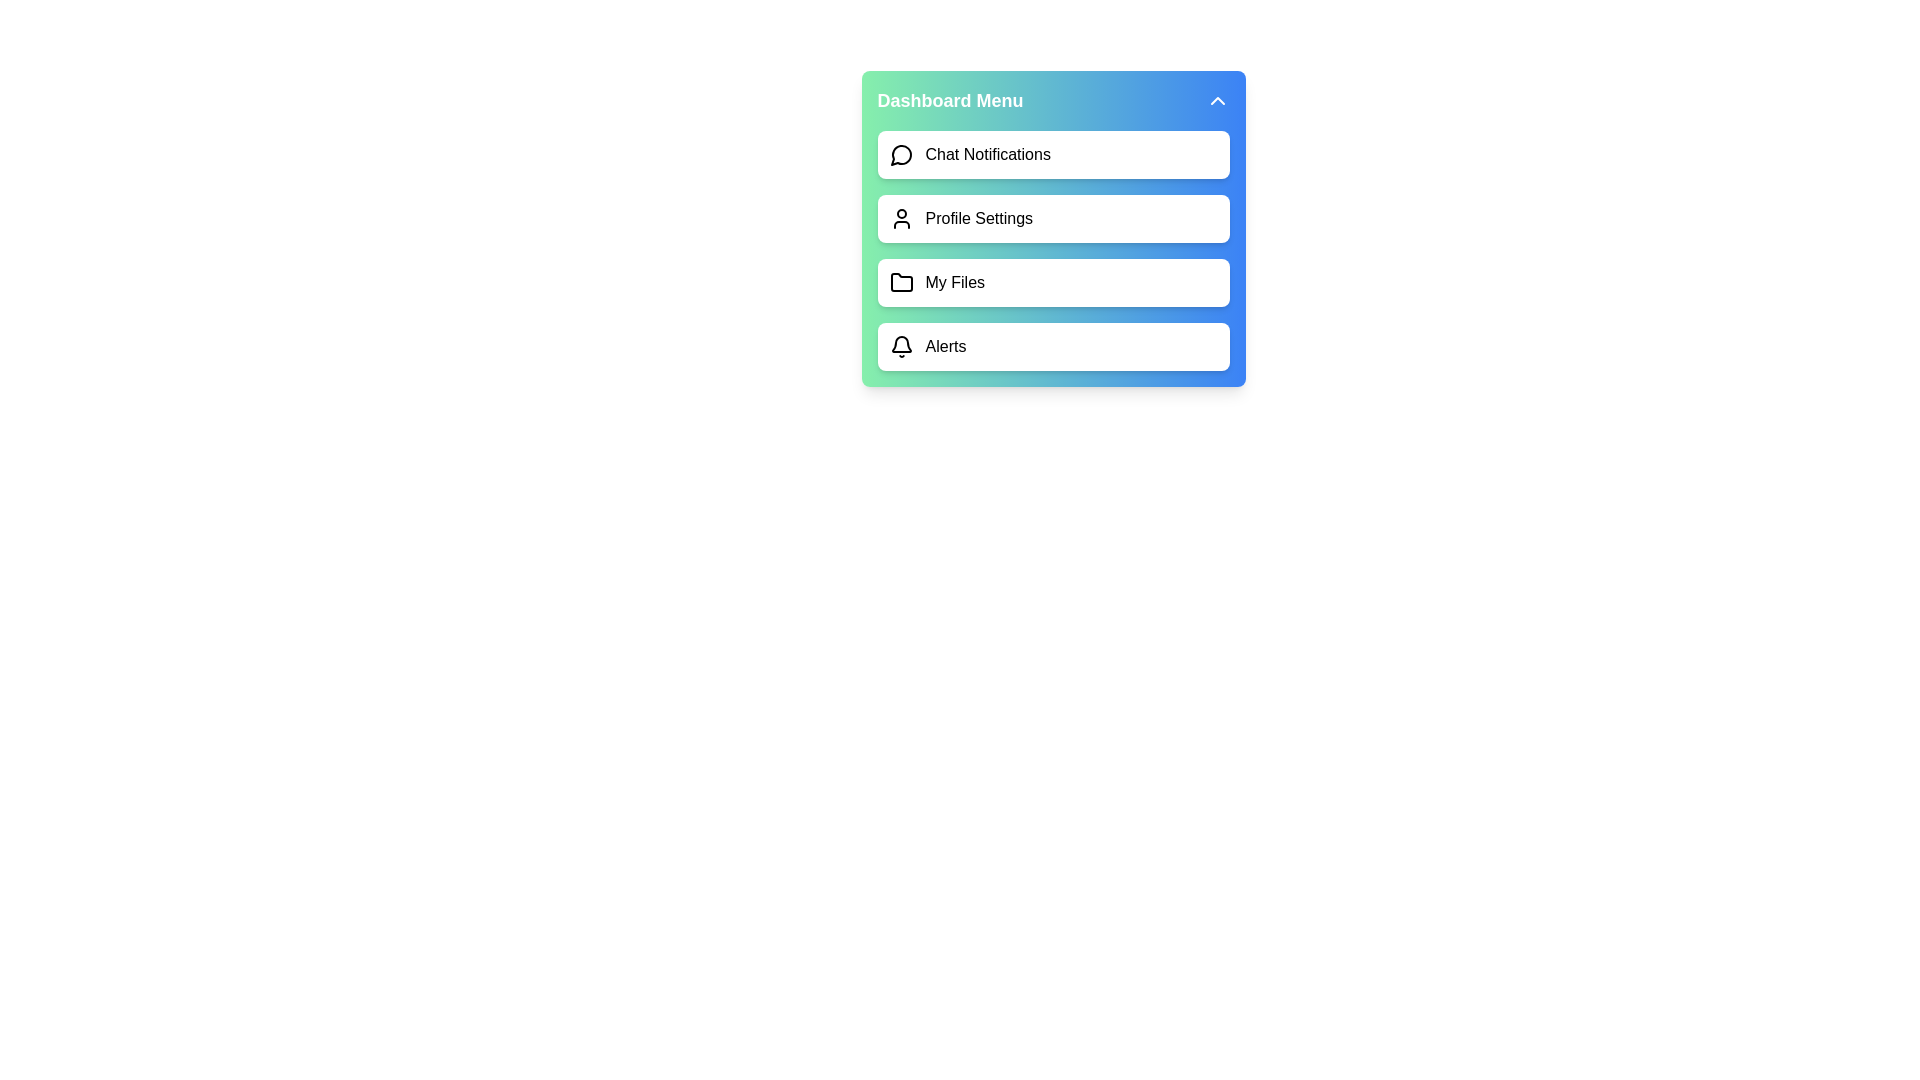 This screenshot has height=1080, width=1920. What do you see at coordinates (900, 282) in the screenshot?
I see `the icon corresponding to My Files` at bounding box center [900, 282].